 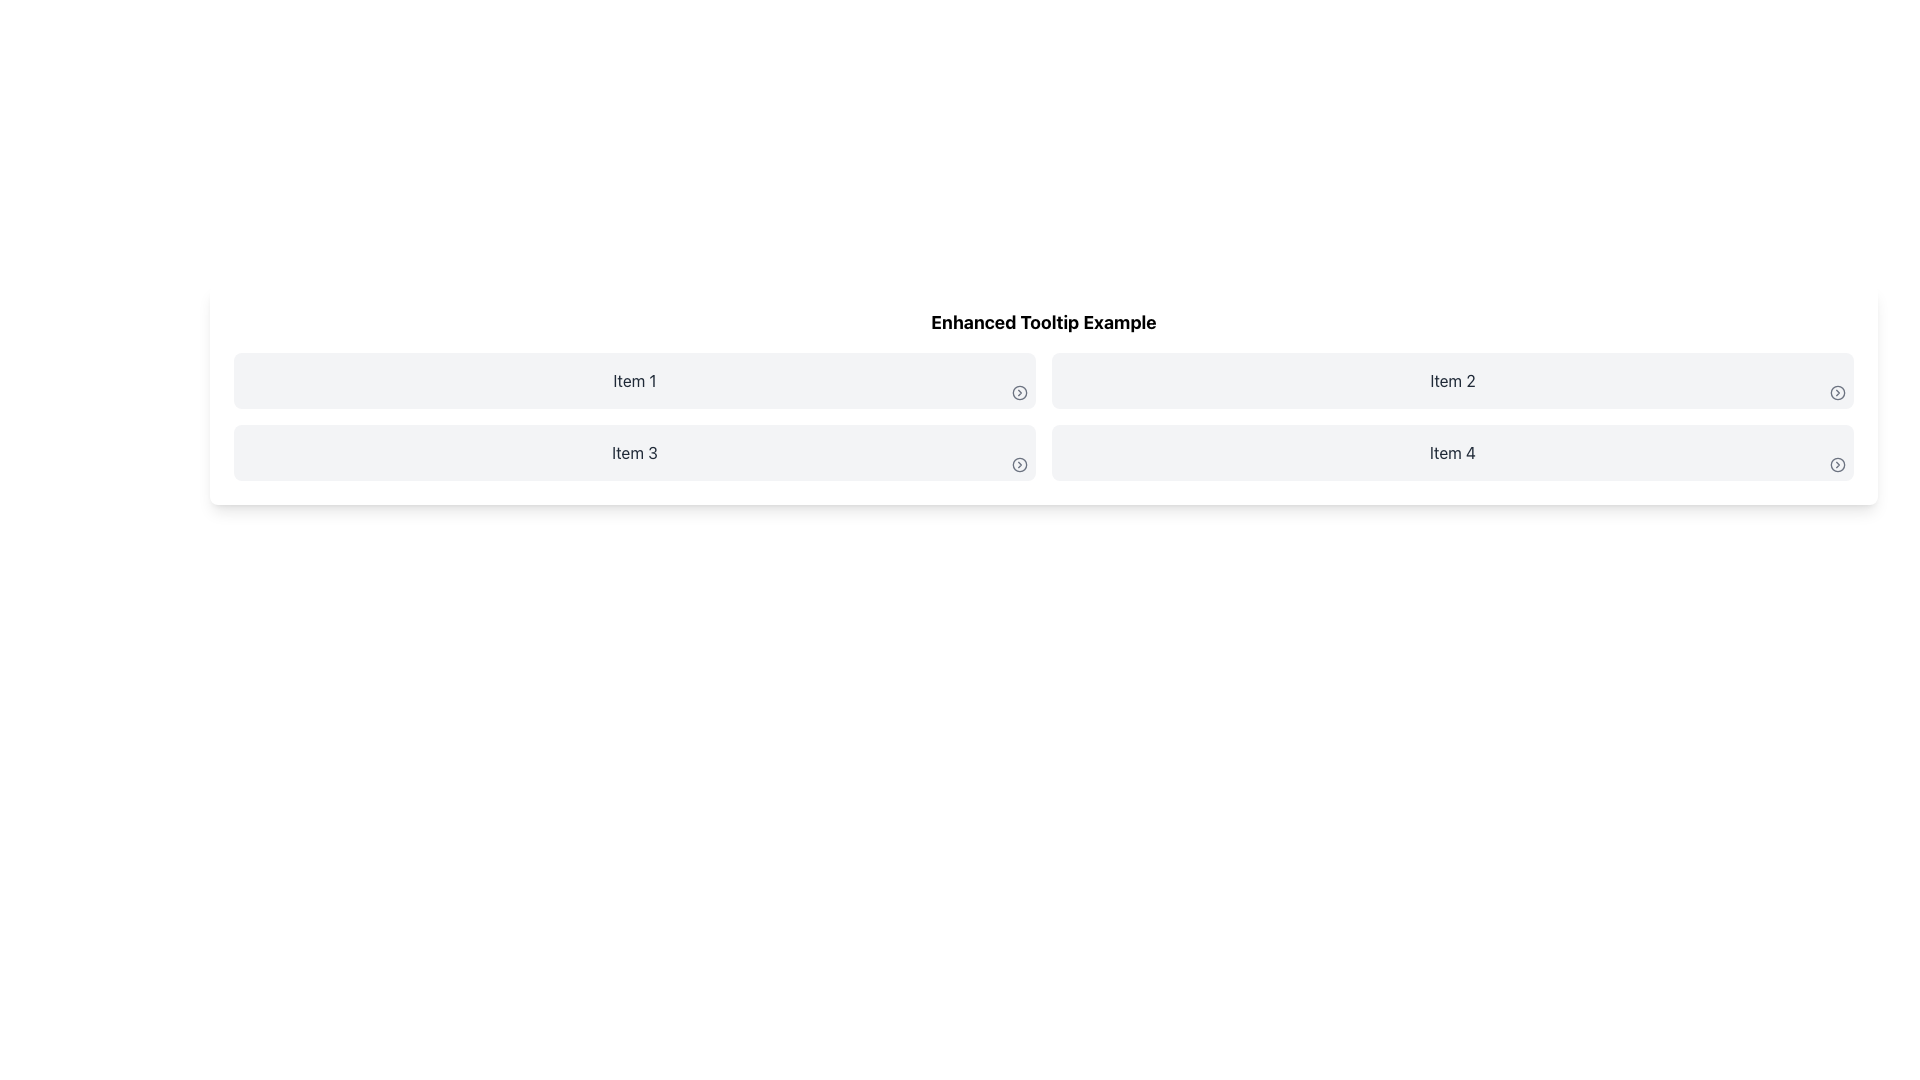 What do you see at coordinates (1019, 465) in the screenshot?
I see `the Chevron icon located at the bottom-right corner of the card labeled 'Item 3'` at bounding box center [1019, 465].